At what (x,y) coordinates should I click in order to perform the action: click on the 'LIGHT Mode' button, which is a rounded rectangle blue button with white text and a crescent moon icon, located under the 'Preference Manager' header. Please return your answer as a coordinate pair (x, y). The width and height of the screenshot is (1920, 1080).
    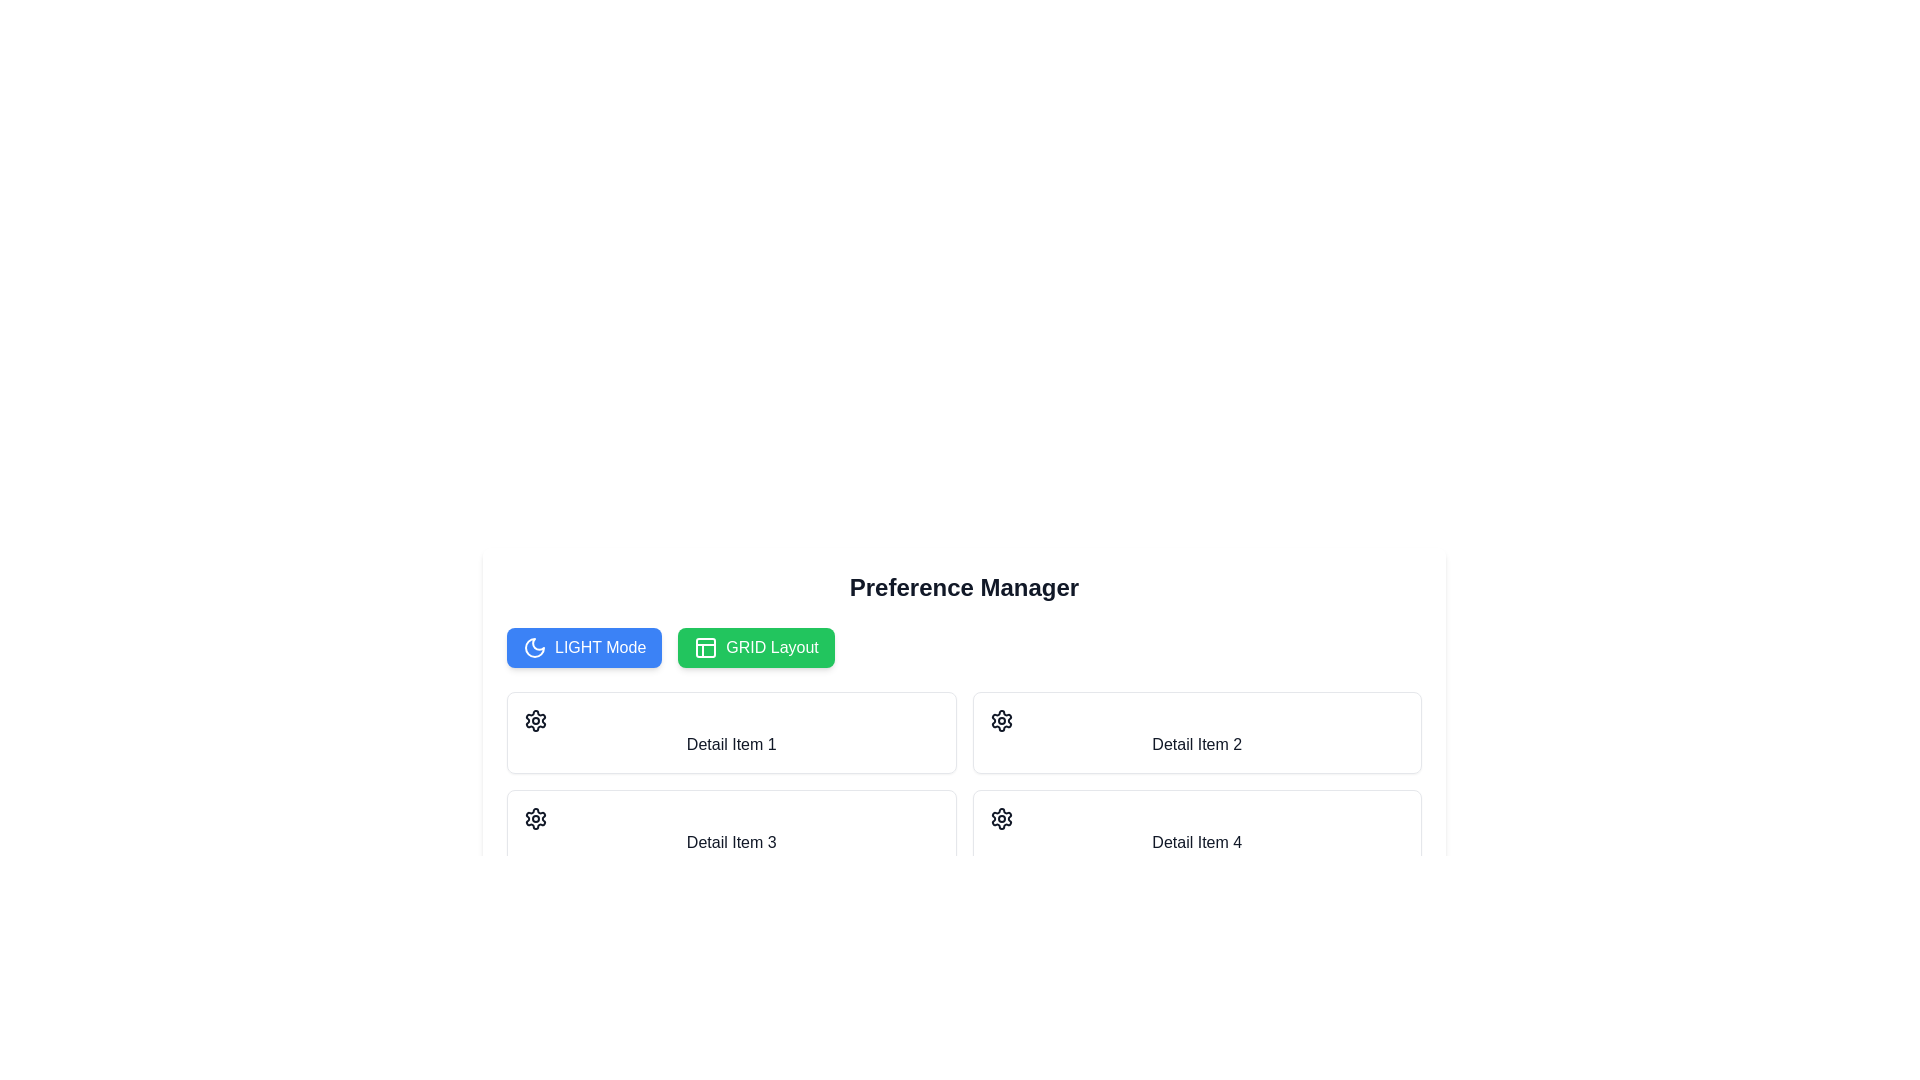
    Looking at the image, I should click on (583, 648).